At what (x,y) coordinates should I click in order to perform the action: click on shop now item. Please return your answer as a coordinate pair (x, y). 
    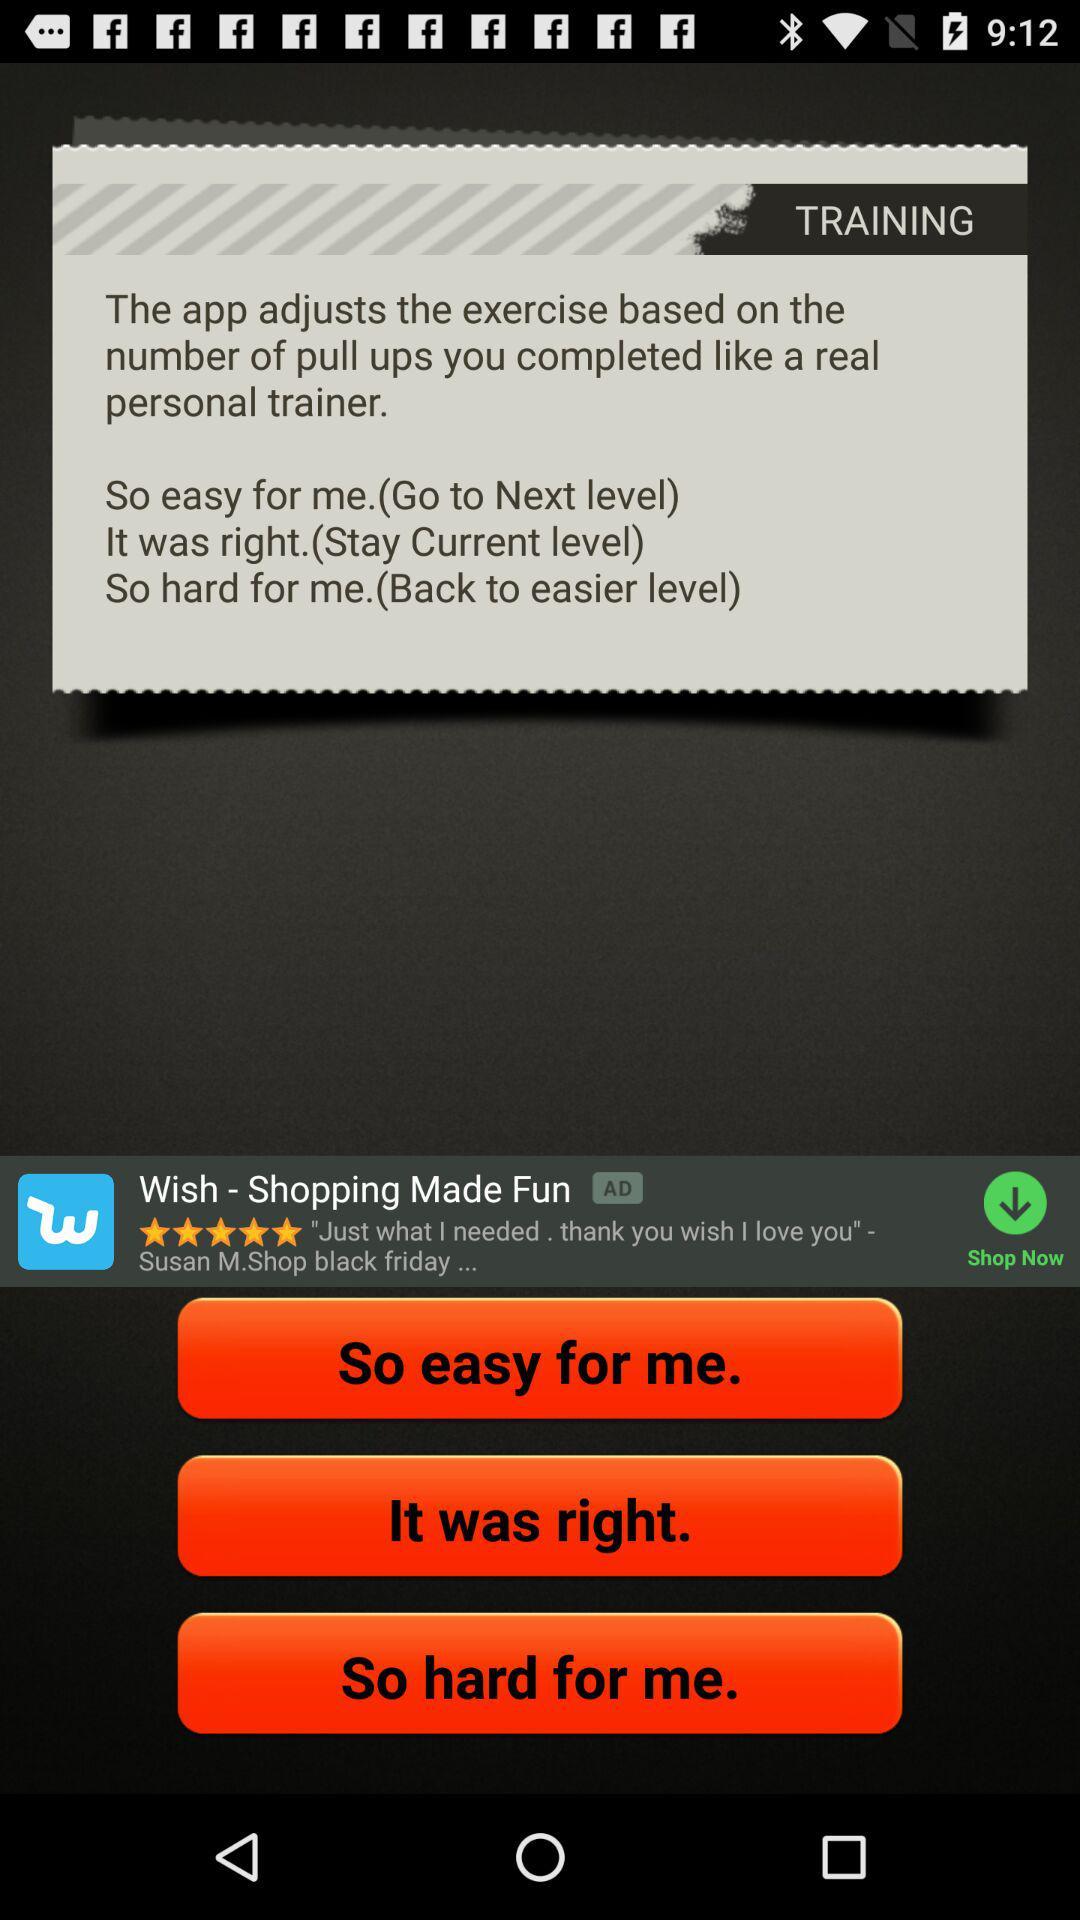
    Looking at the image, I should click on (1023, 1220).